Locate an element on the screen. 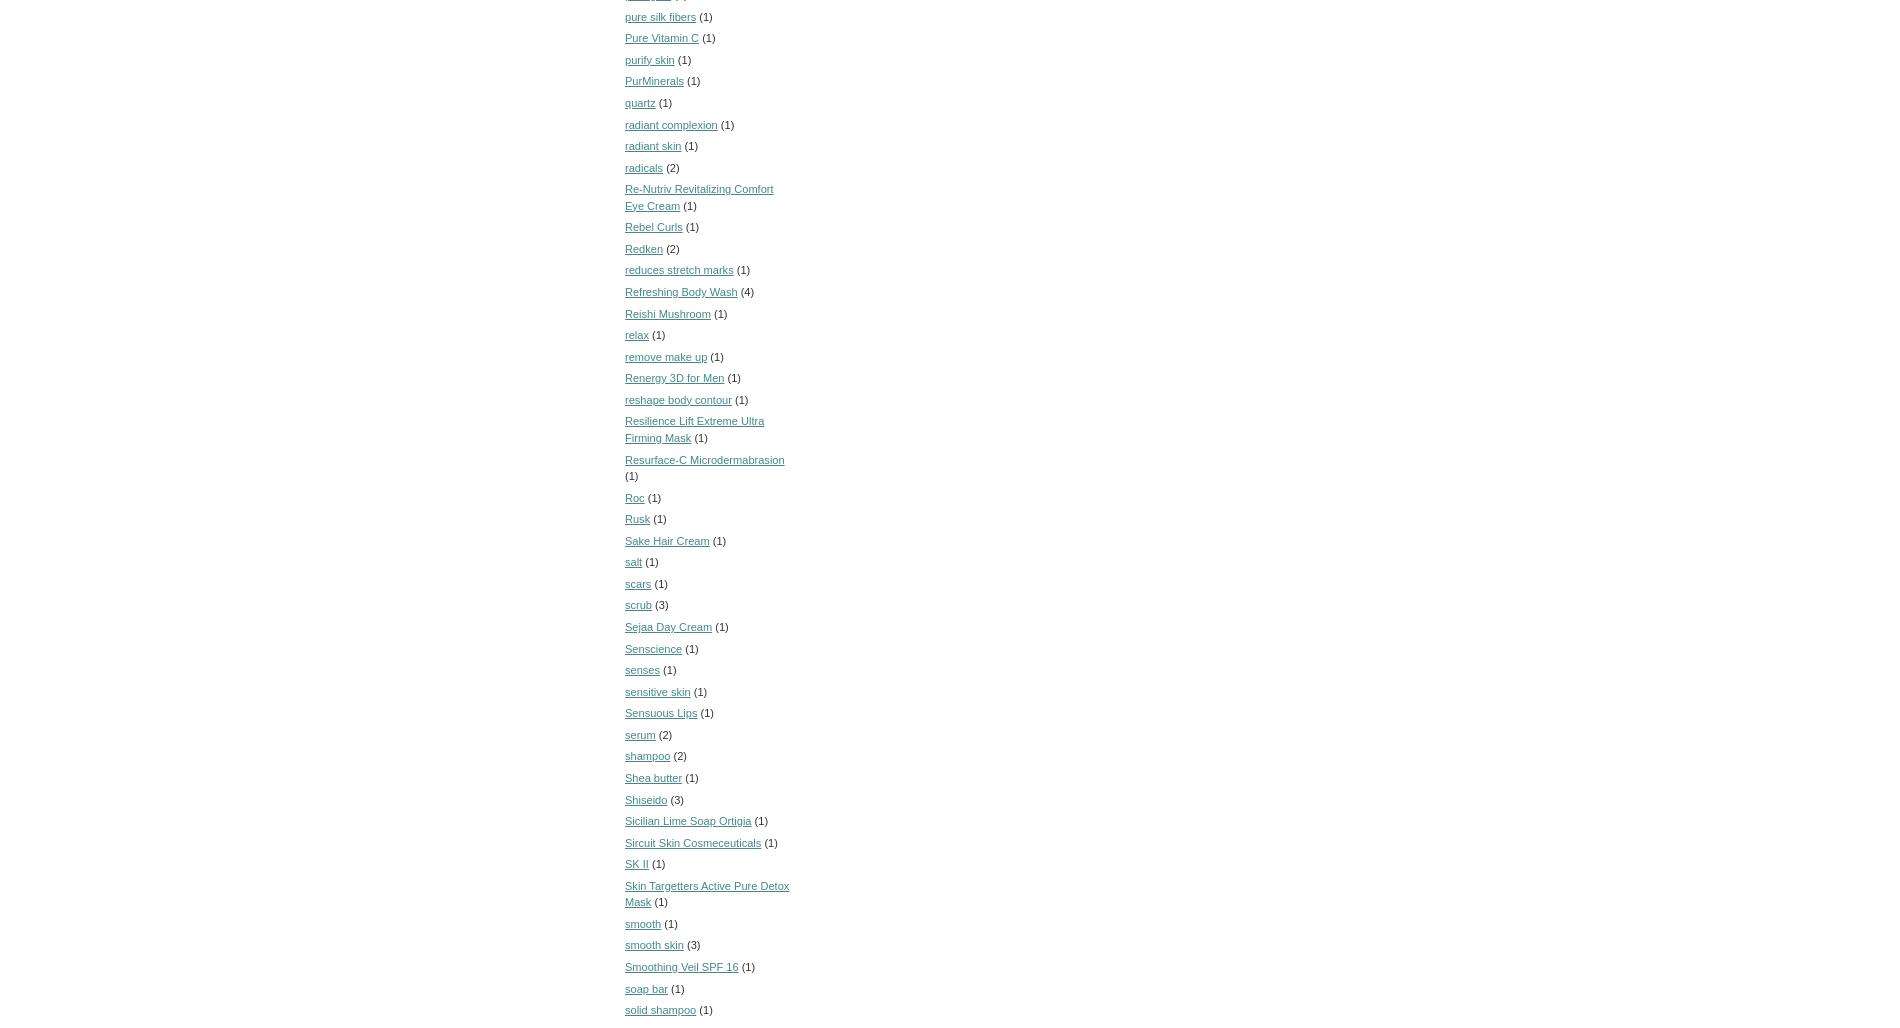 Image resolution: width=1900 pixels, height=1028 pixels. 'Sicilian Lime Soap Ortigia' is located at coordinates (687, 820).